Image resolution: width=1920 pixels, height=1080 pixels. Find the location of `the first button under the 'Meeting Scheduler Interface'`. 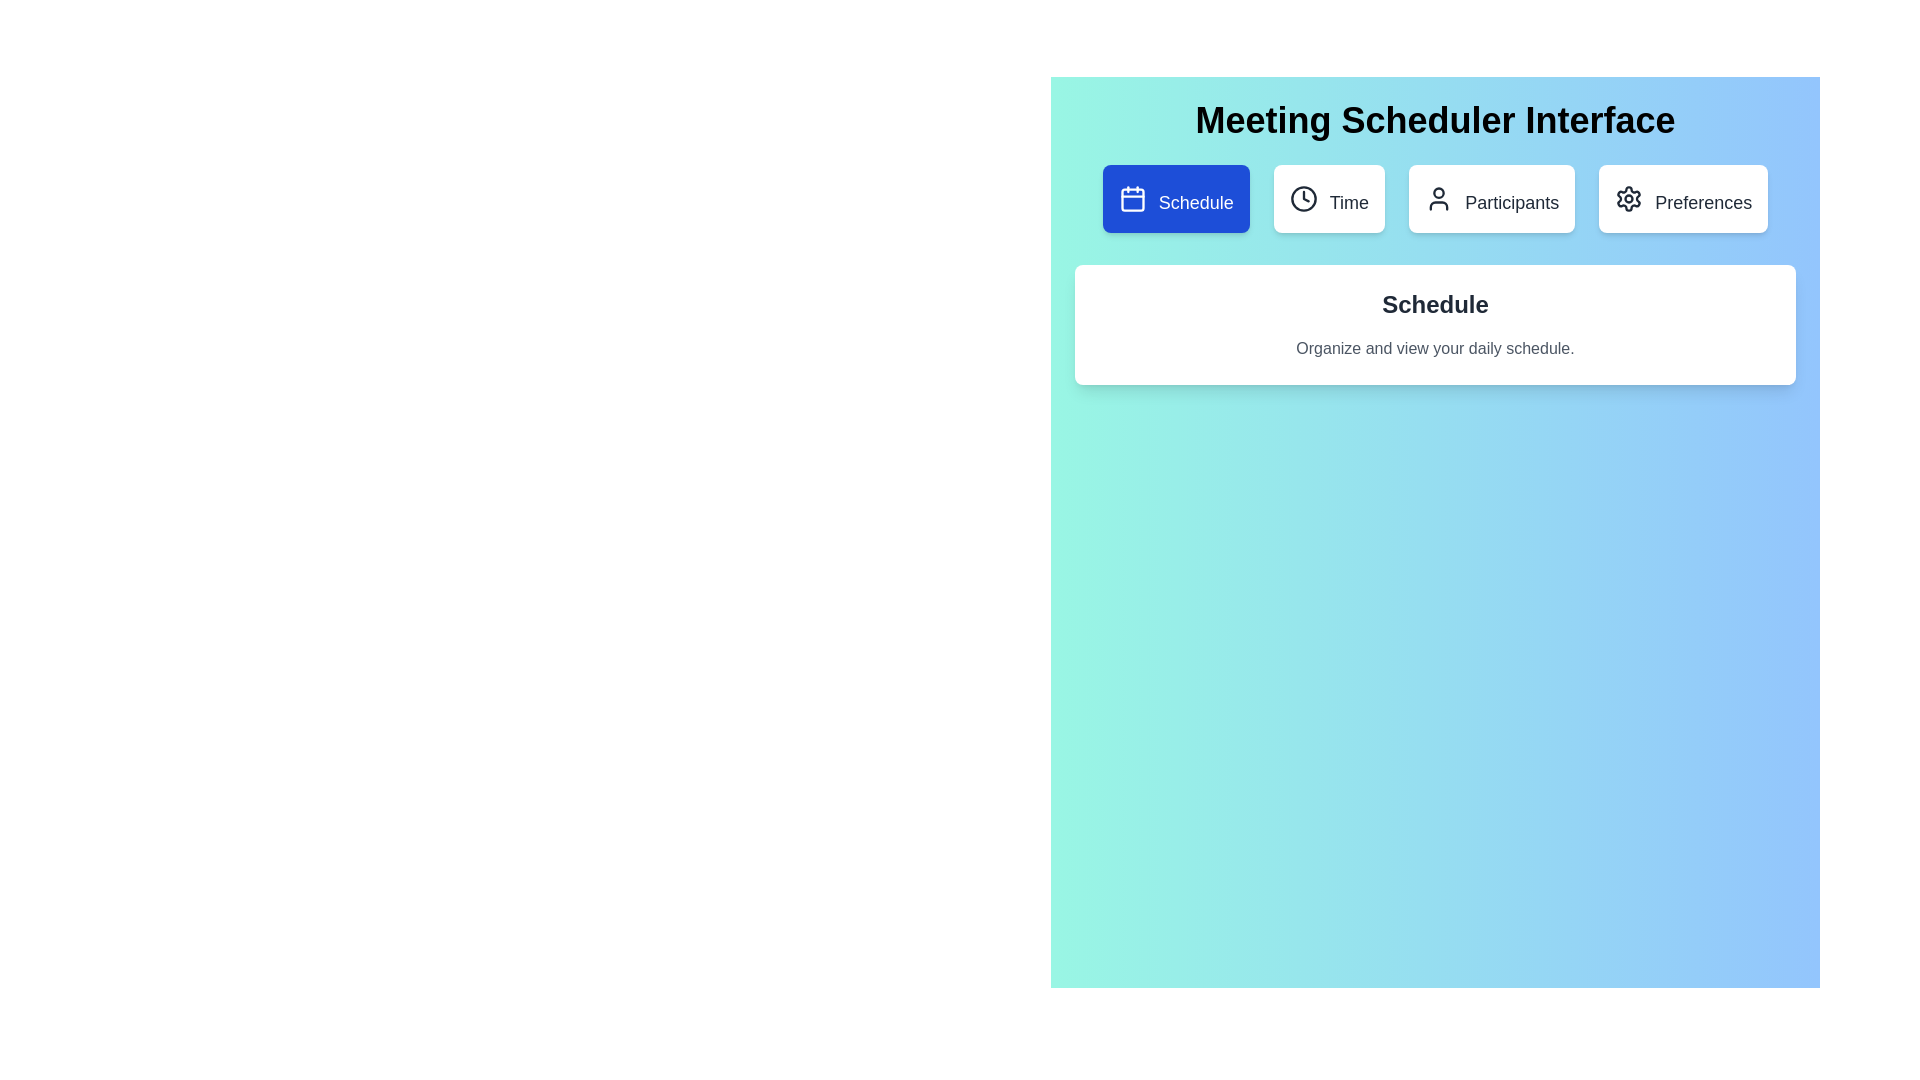

the first button under the 'Meeting Scheduler Interface' is located at coordinates (1176, 199).